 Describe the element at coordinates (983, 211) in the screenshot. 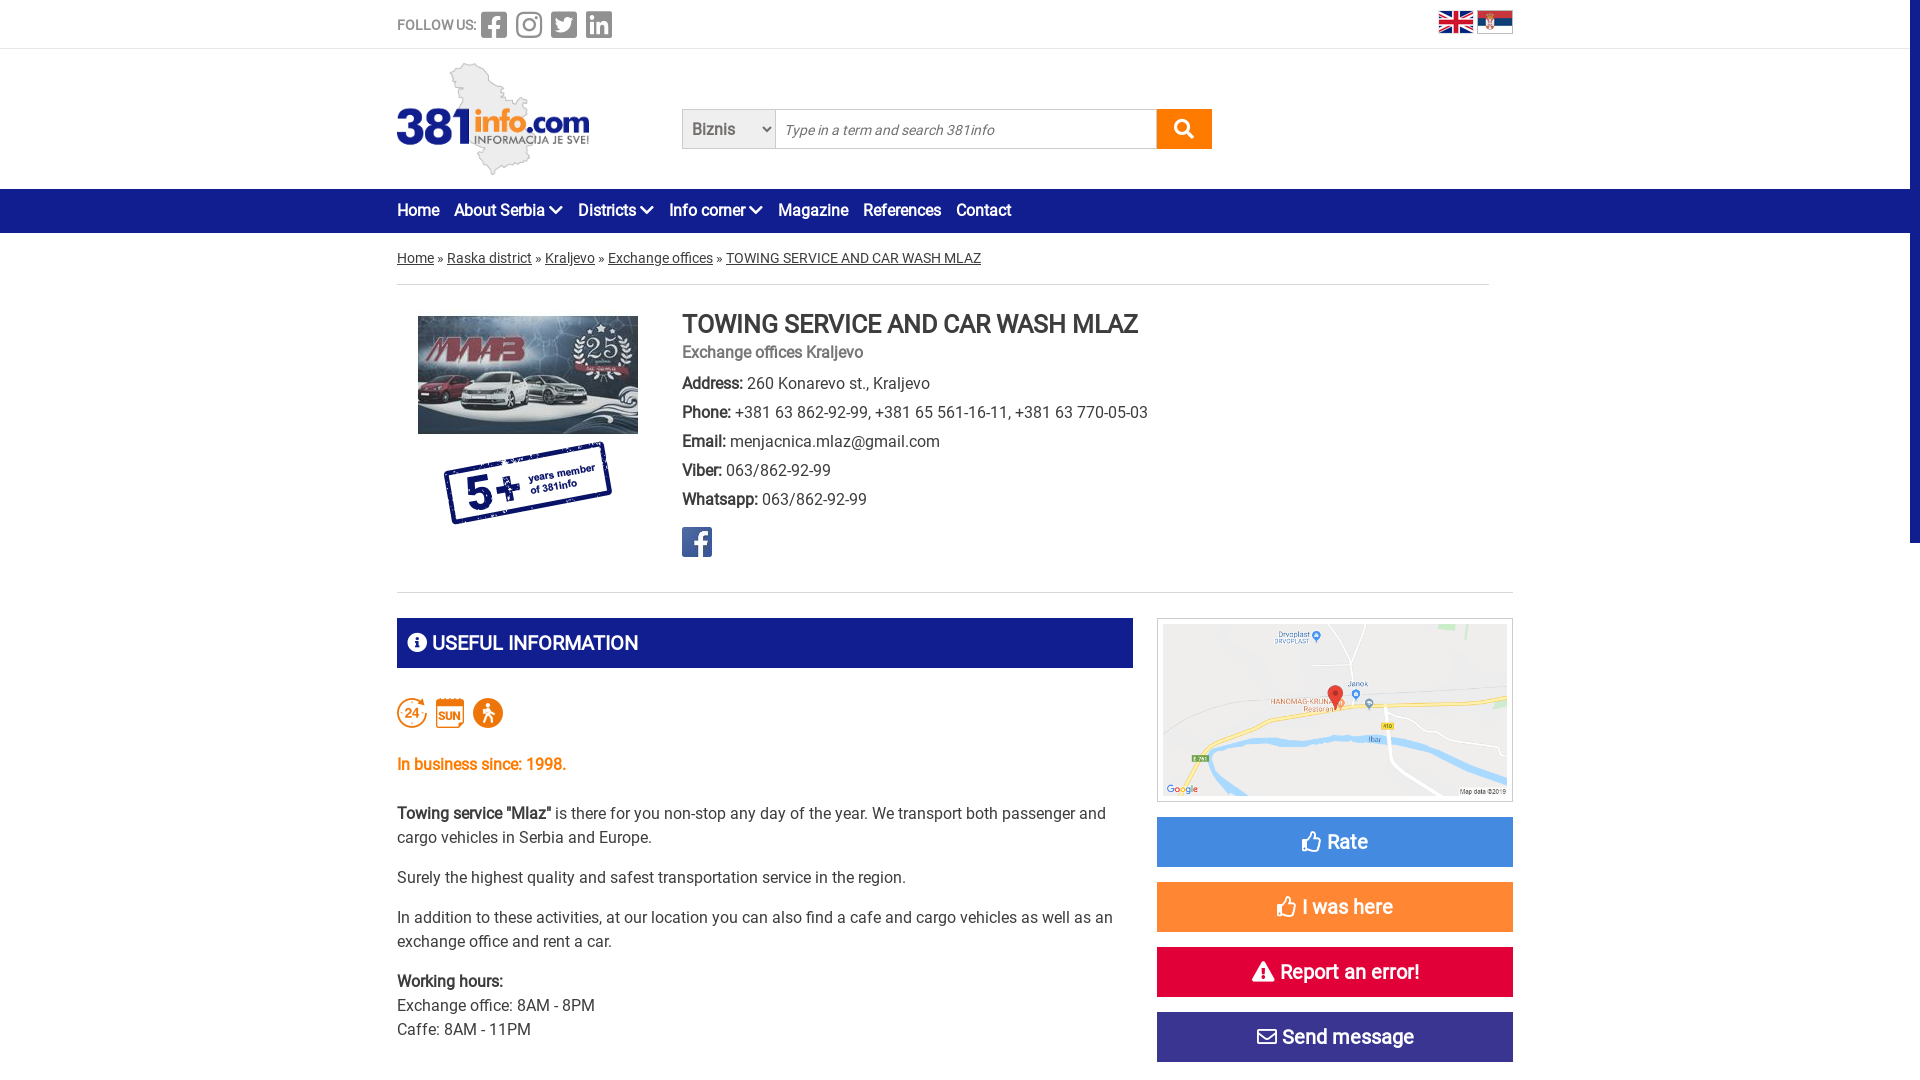

I see `'Contact'` at that location.